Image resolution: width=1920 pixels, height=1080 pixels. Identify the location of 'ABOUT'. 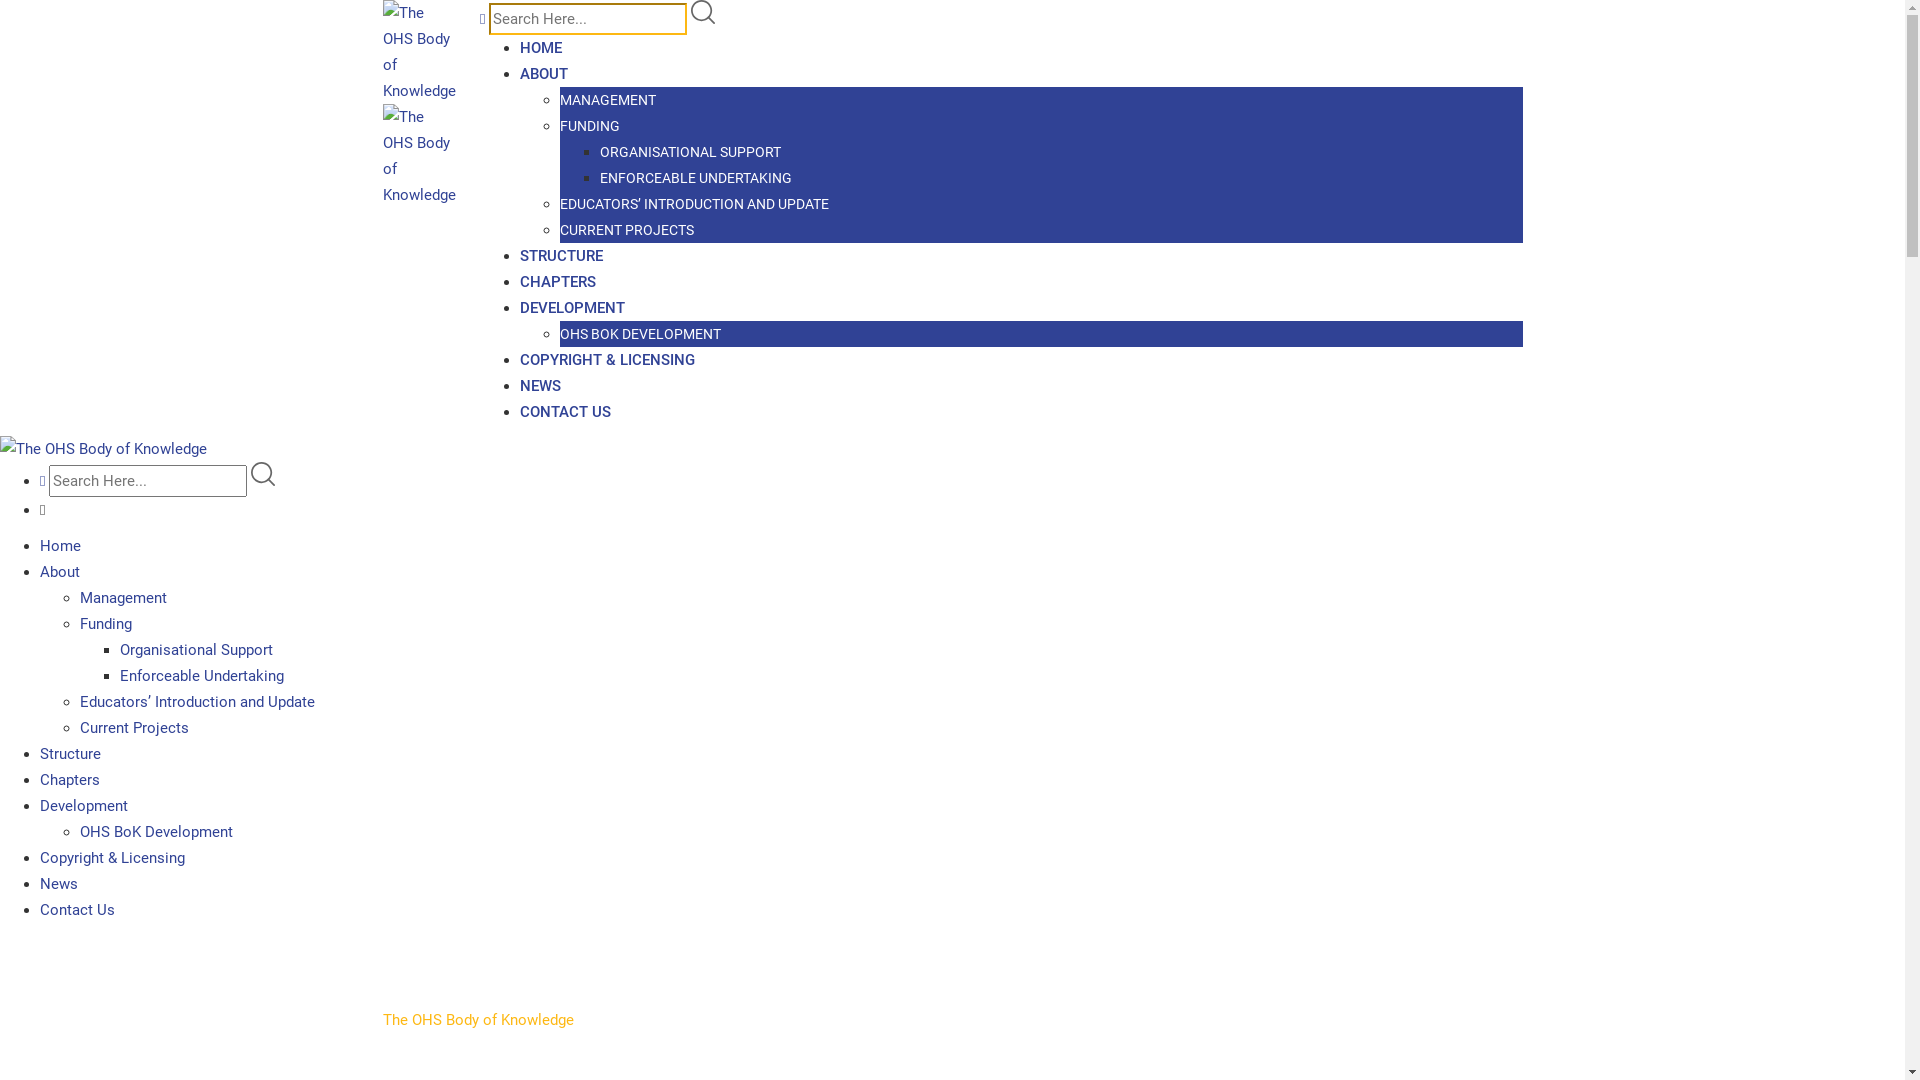
(543, 72).